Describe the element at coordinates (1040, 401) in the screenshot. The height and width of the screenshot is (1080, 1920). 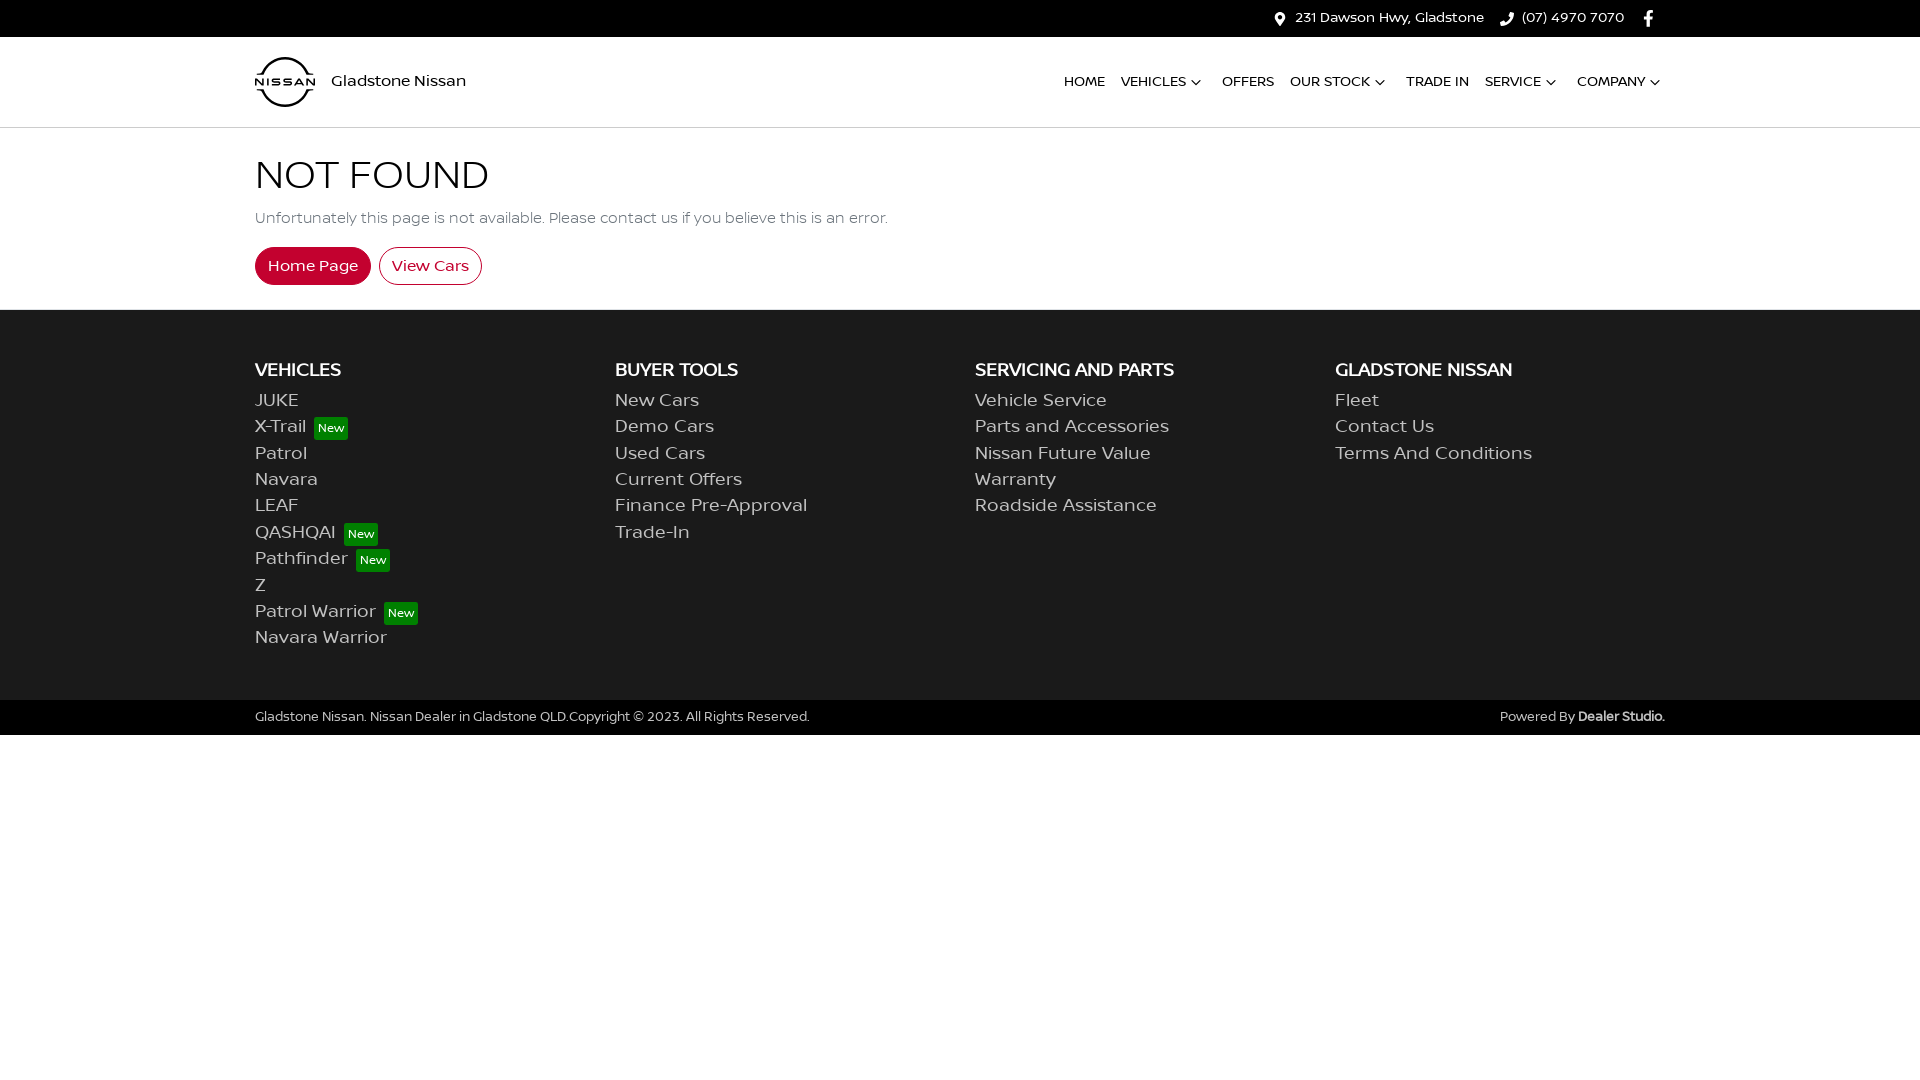
I see `'Vehicle Service'` at that location.